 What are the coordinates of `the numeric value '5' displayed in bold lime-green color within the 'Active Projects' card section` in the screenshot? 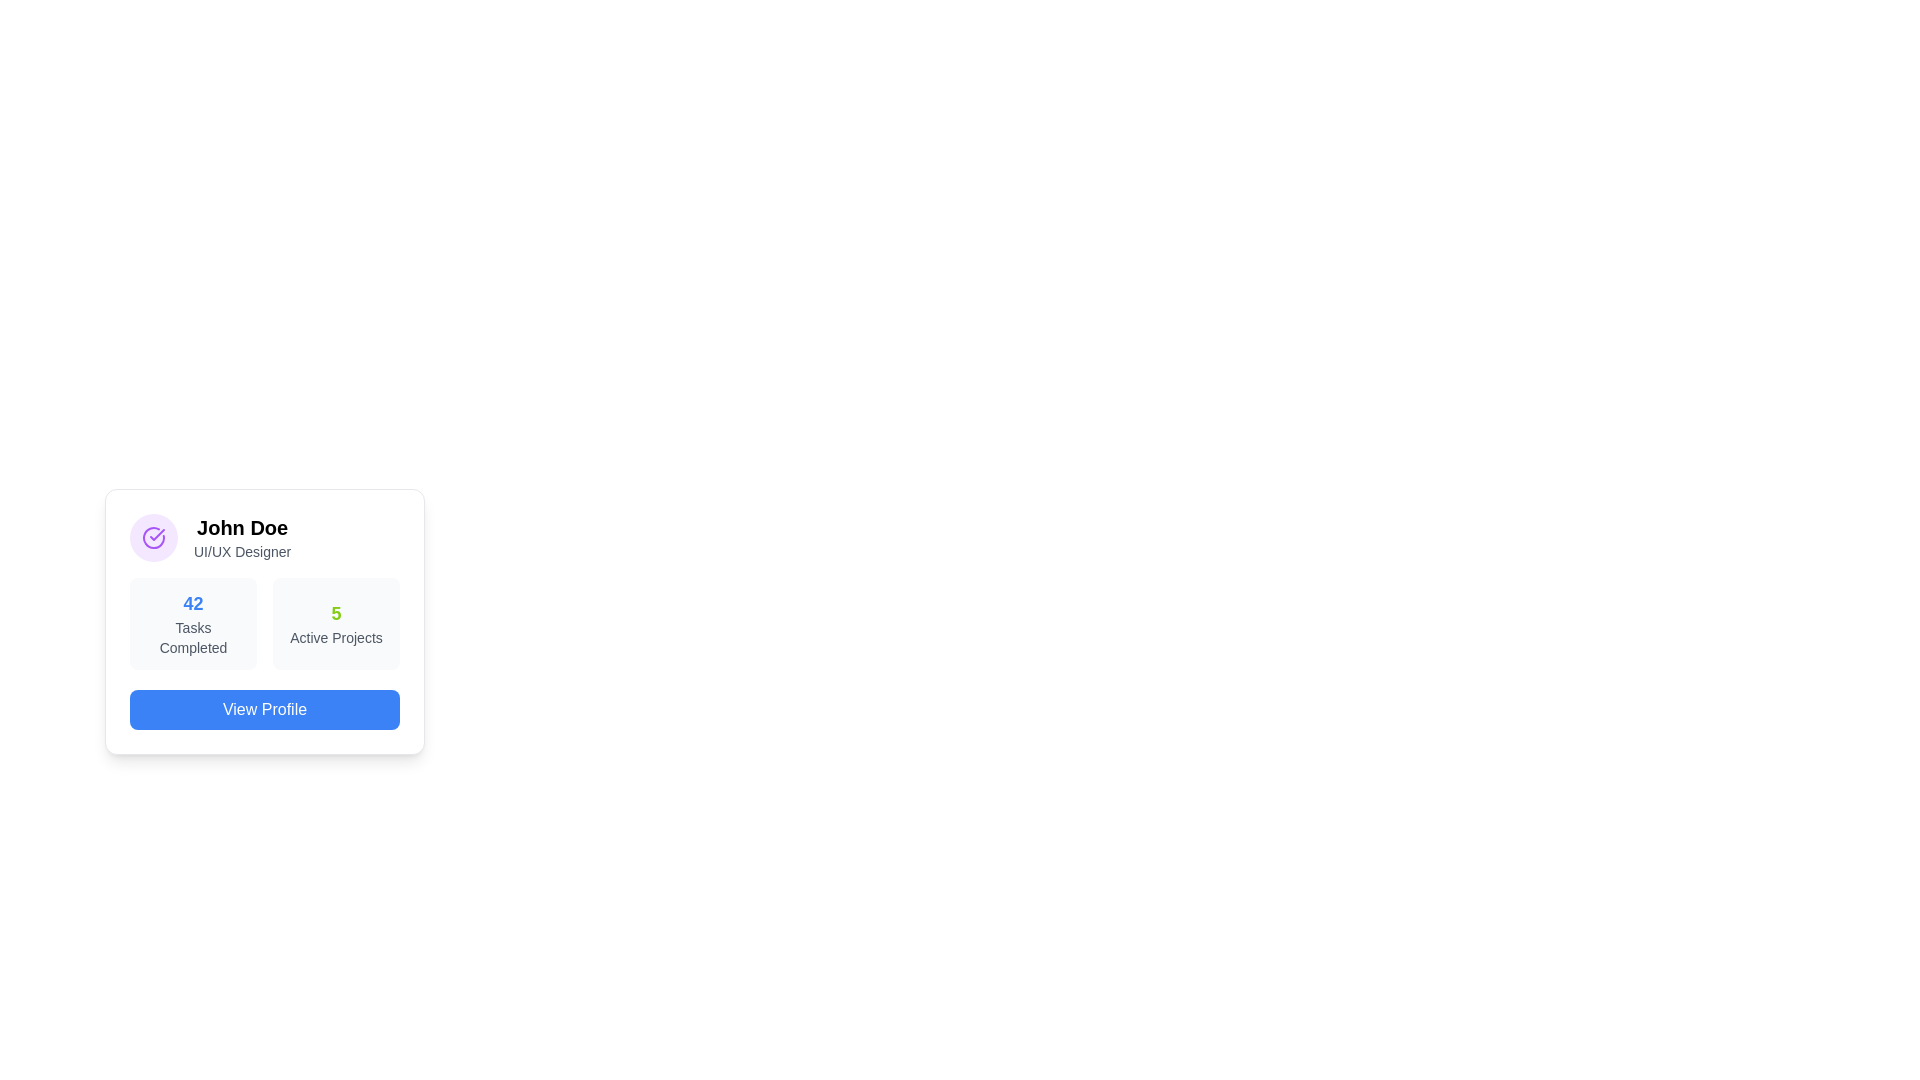 It's located at (336, 612).